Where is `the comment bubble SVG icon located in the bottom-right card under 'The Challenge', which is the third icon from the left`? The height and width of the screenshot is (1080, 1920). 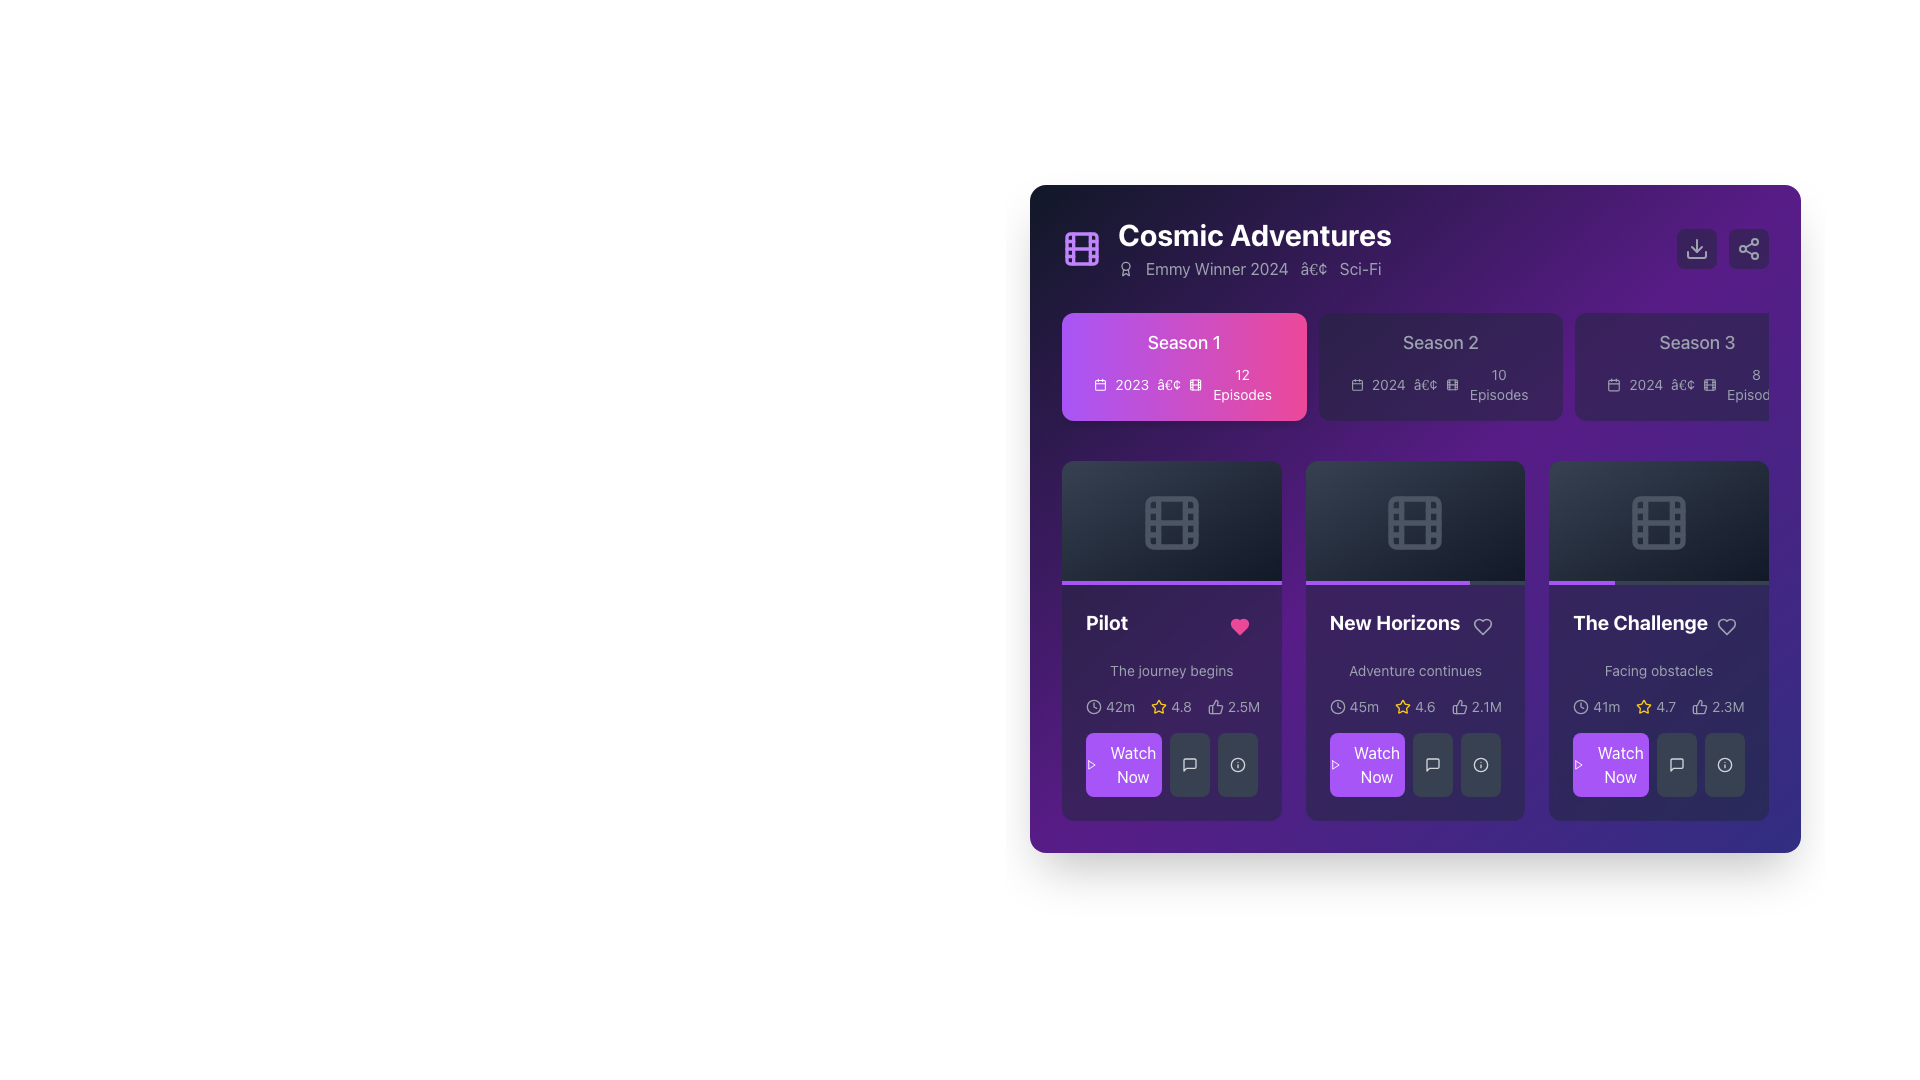
the comment bubble SVG icon located in the bottom-right card under 'The Challenge', which is the third icon from the left is located at coordinates (1676, 763).